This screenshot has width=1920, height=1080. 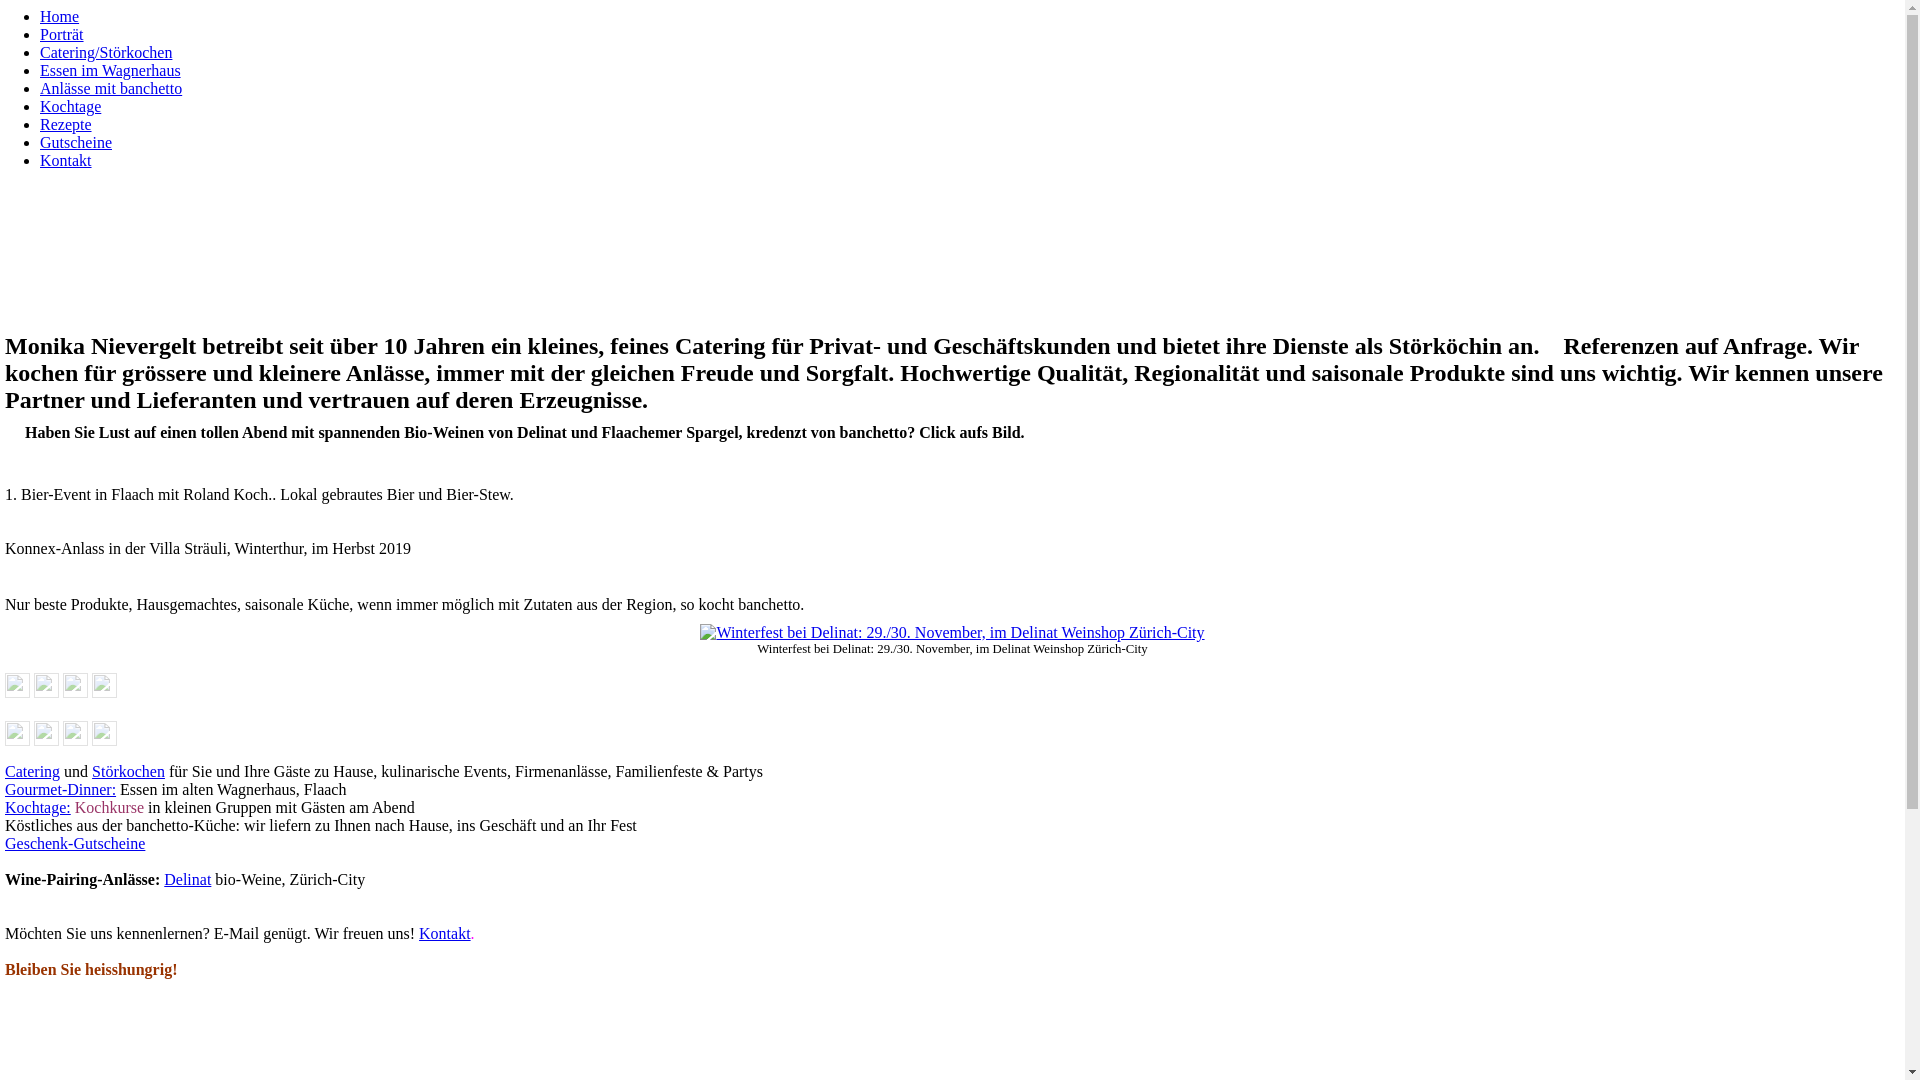 I want to click on 'Delinat', so click(x=187, y=878).